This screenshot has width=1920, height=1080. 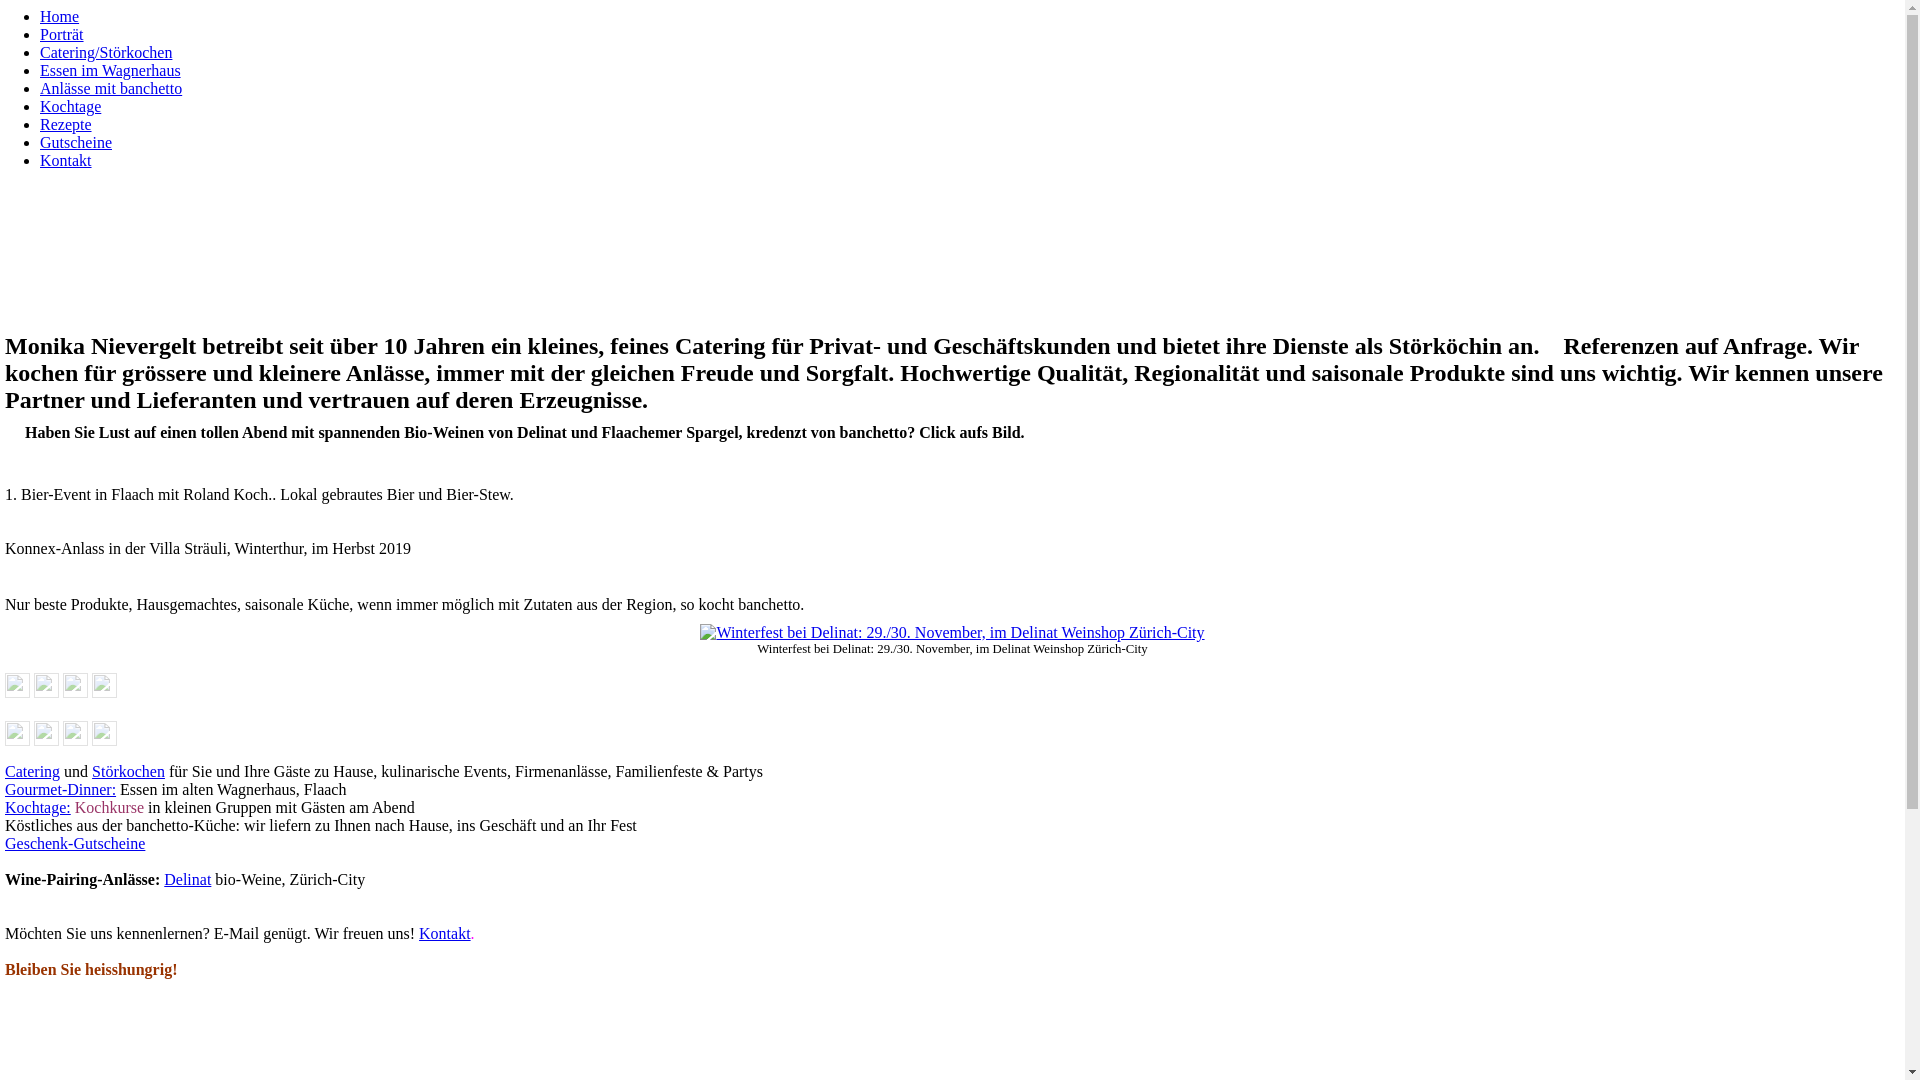 I want to click on 'Delinat', so click(x=187, y=878).